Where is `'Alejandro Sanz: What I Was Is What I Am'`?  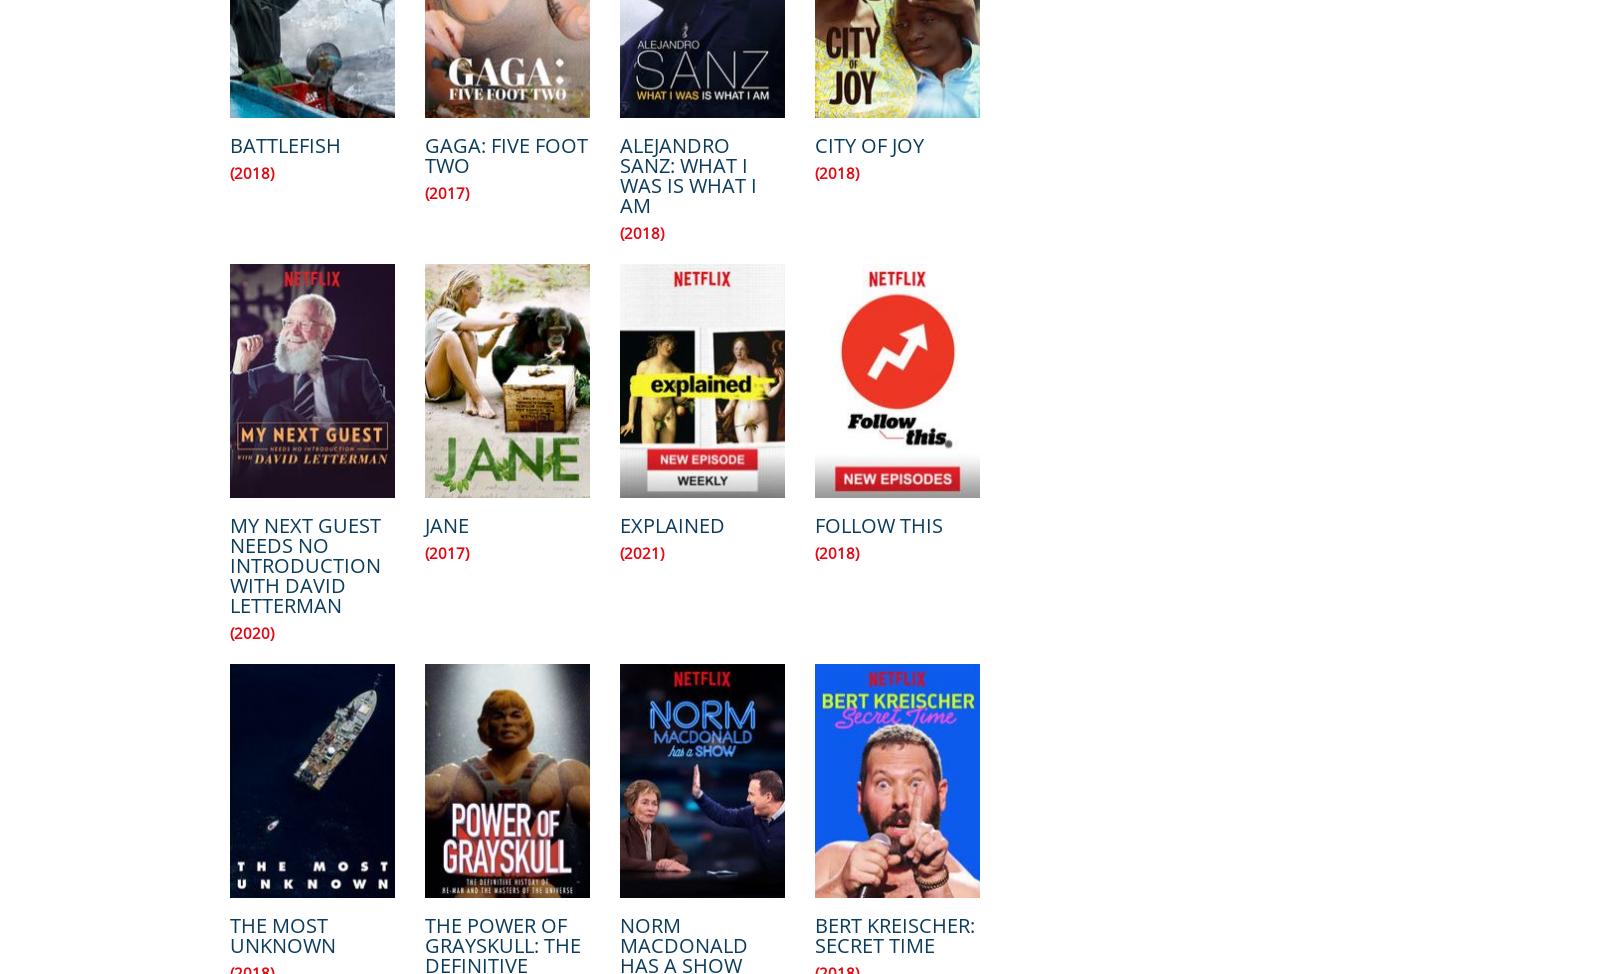
'Alejandro Sanz: What I Was Is What I Am' is located at coordinates (688, 175).